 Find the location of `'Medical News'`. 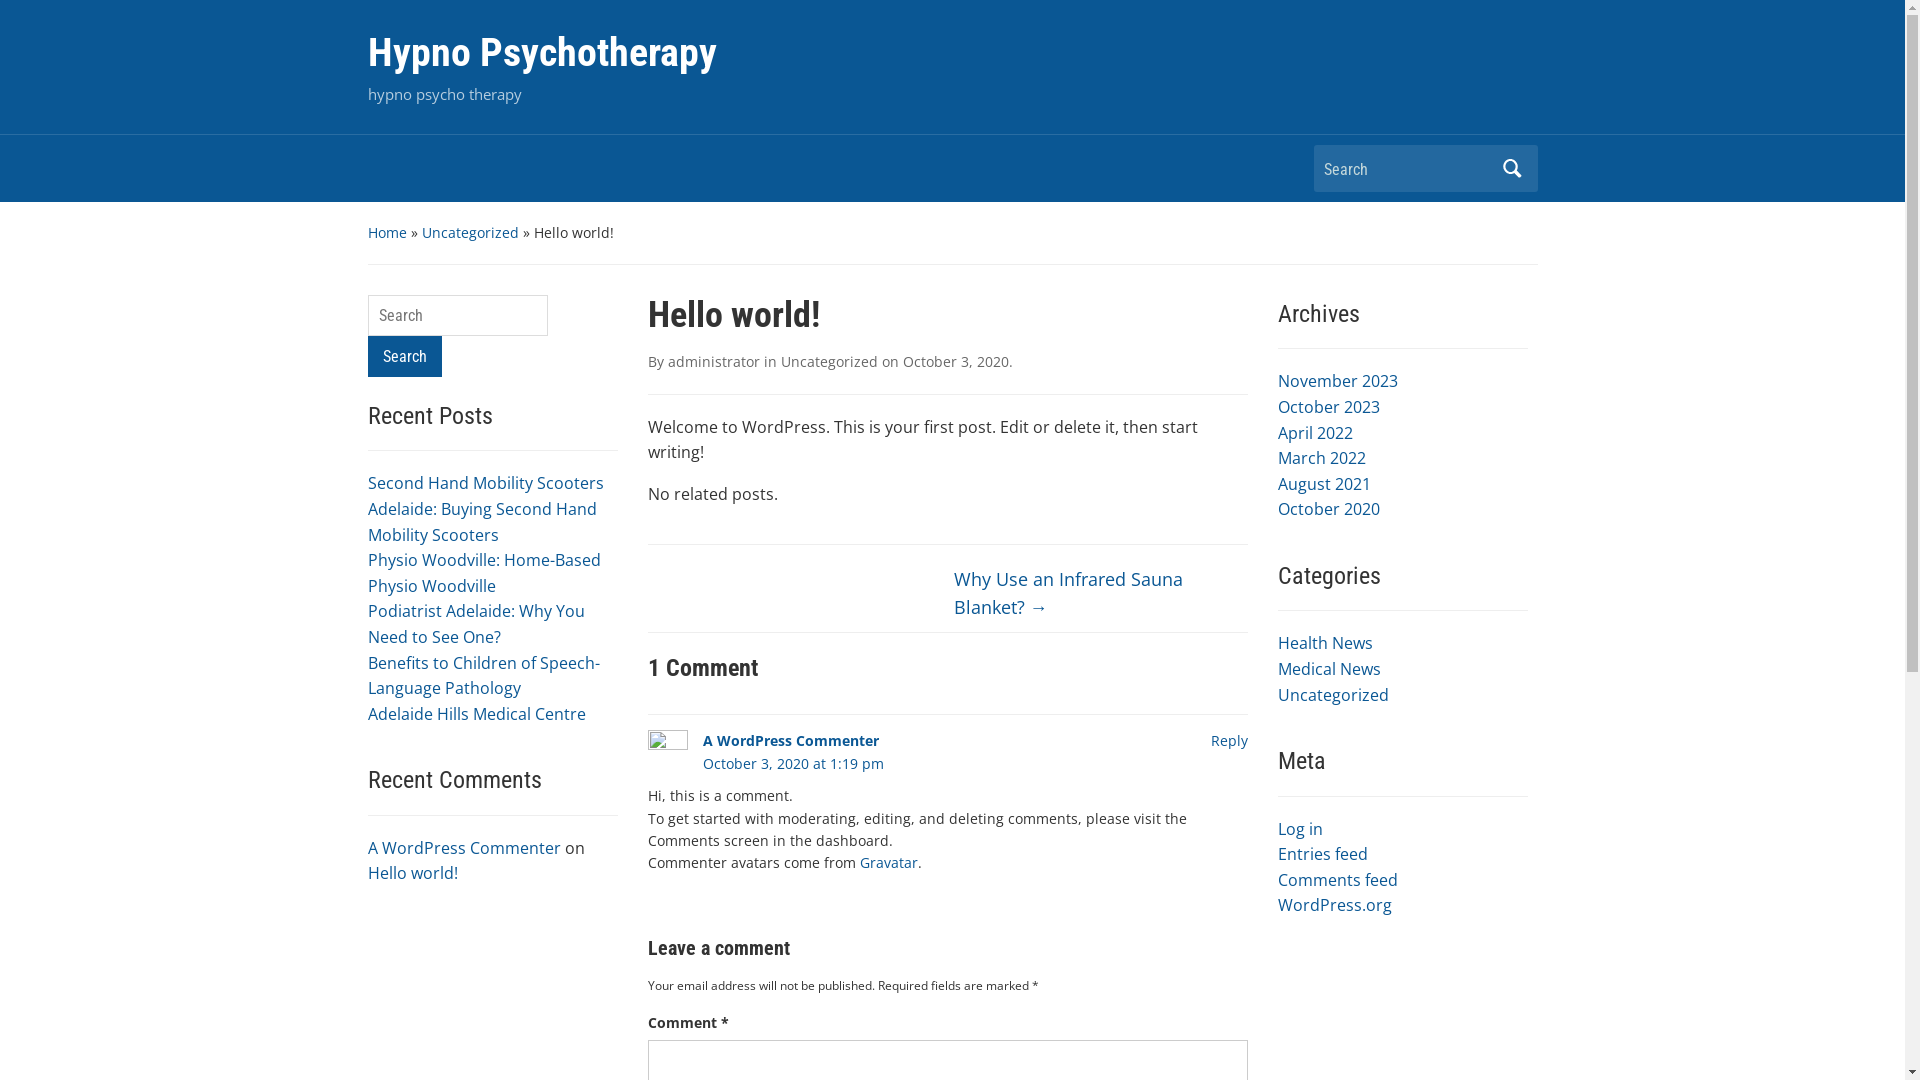

'Medical News' is located at coordinates (1329, 668).